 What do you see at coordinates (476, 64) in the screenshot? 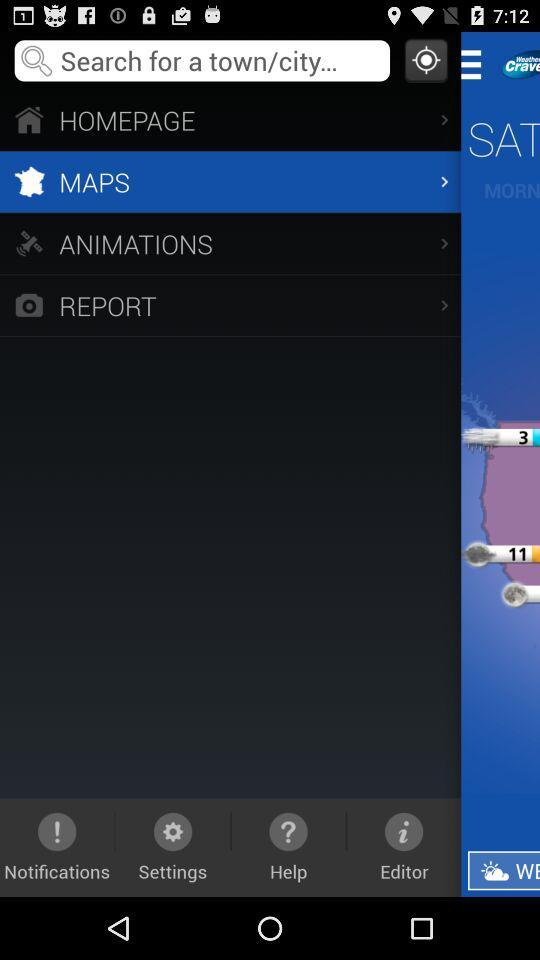
I see `the app above the saturday 10 app` at bounding box center [476, 64].